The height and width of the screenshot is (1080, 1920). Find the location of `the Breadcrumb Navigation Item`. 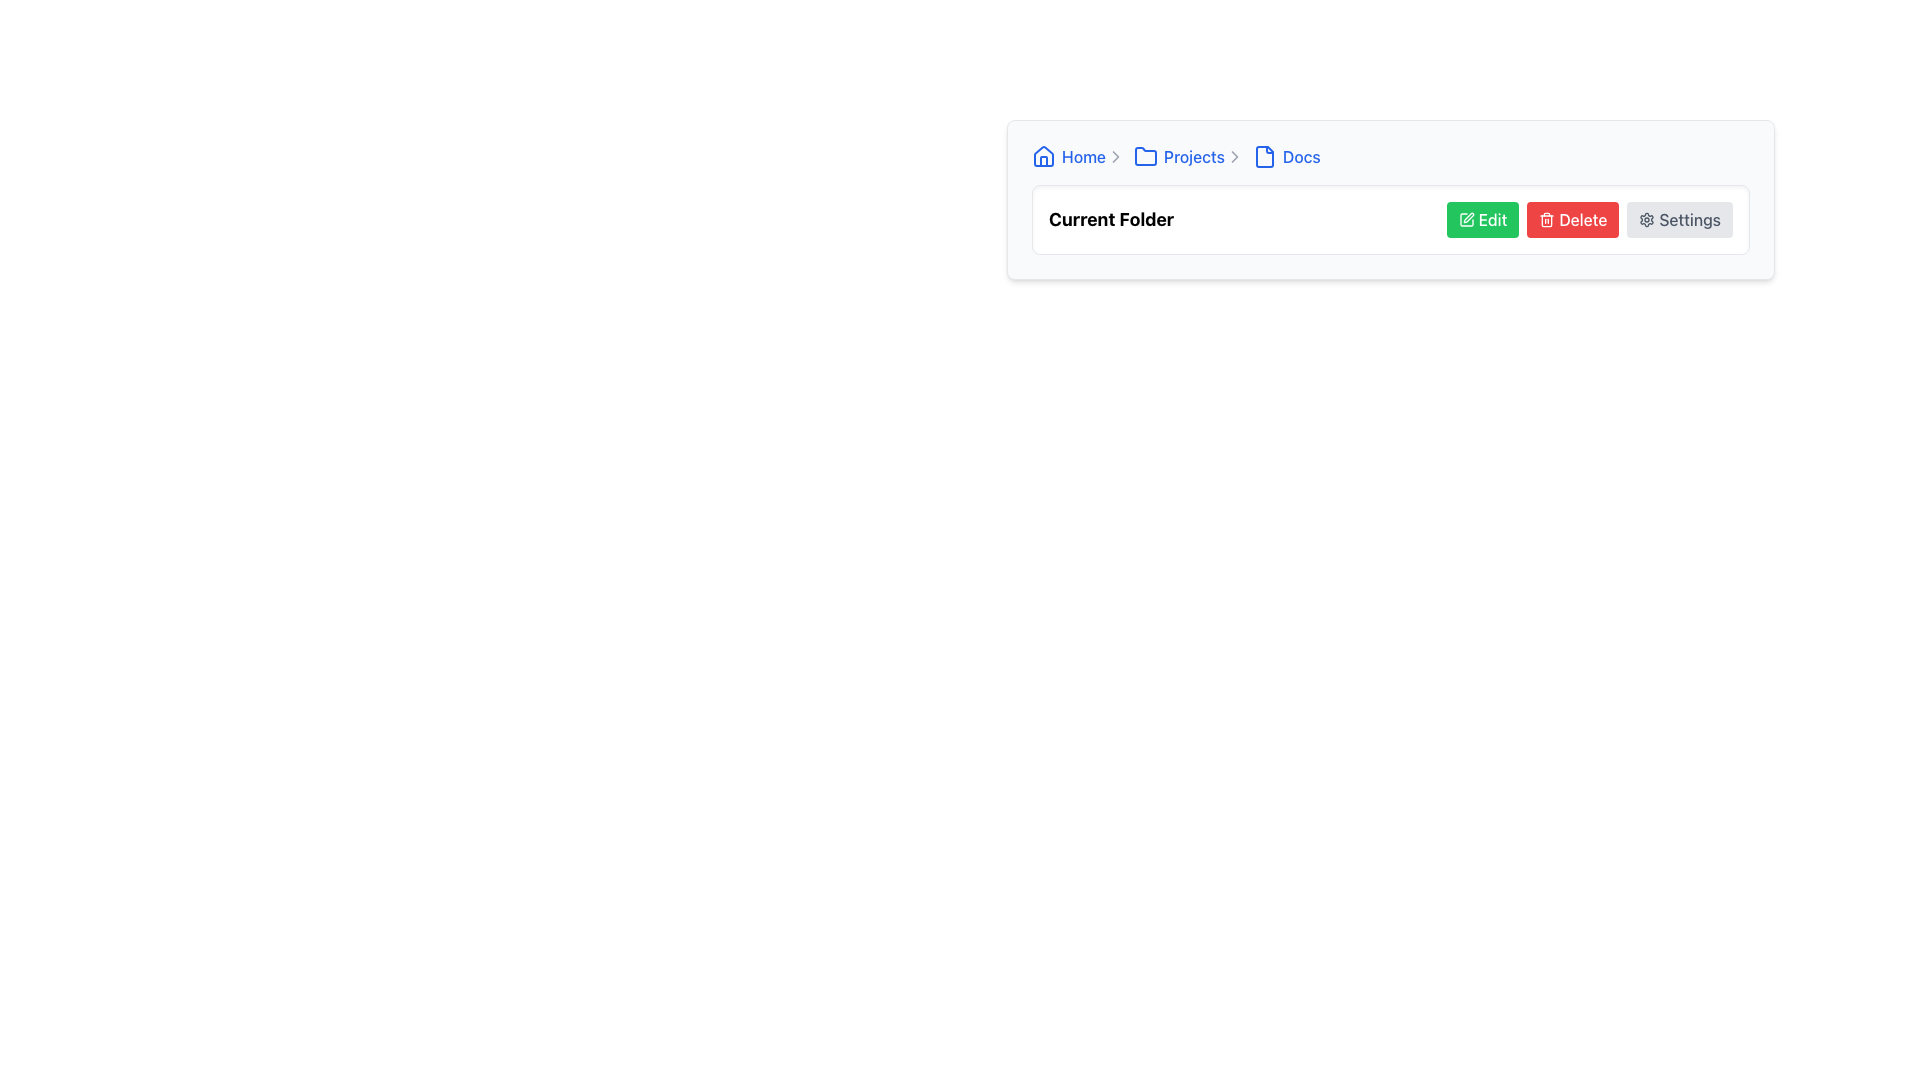

the Breadcrumb Navigation Item is located at coordinates (1078, 156).